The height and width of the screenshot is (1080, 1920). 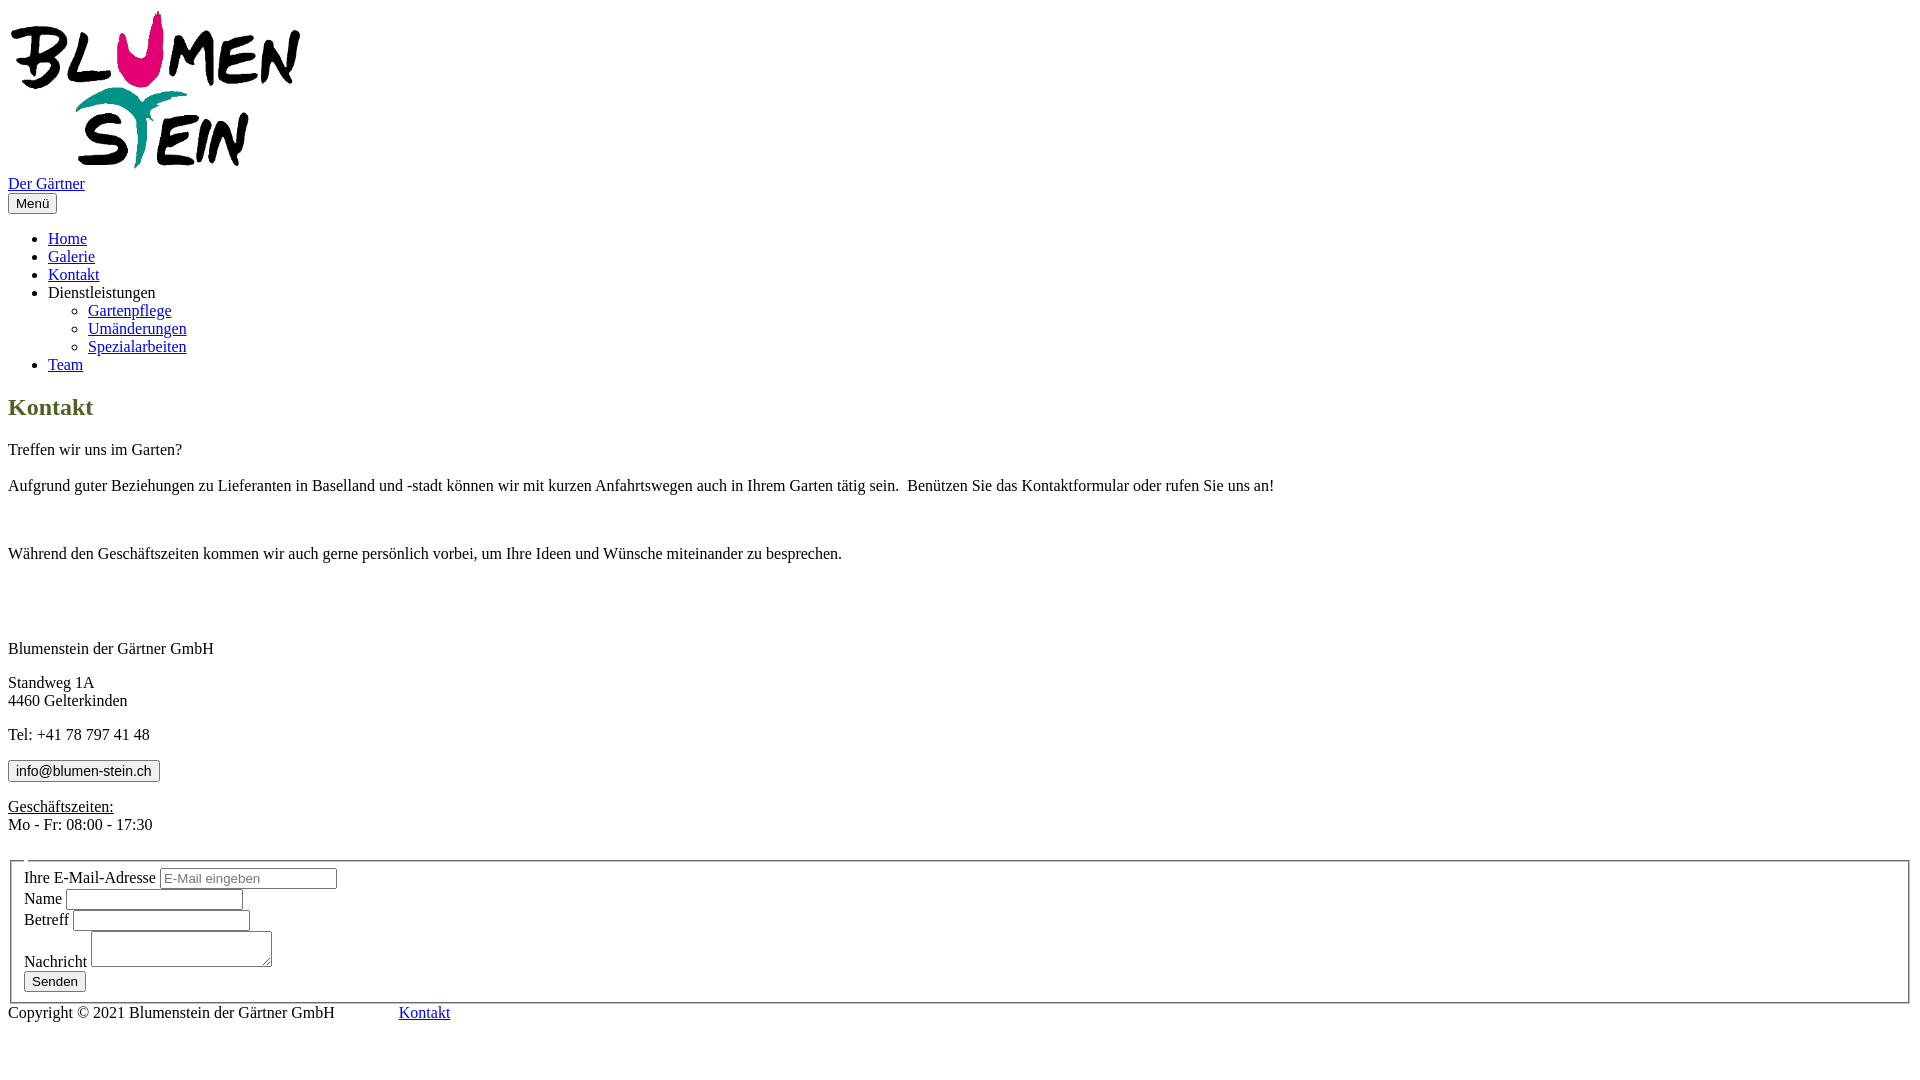 What do you see at coordinates (67, 237) in the screenshot?
I see `'Home'` at bounding box center [67, 237].